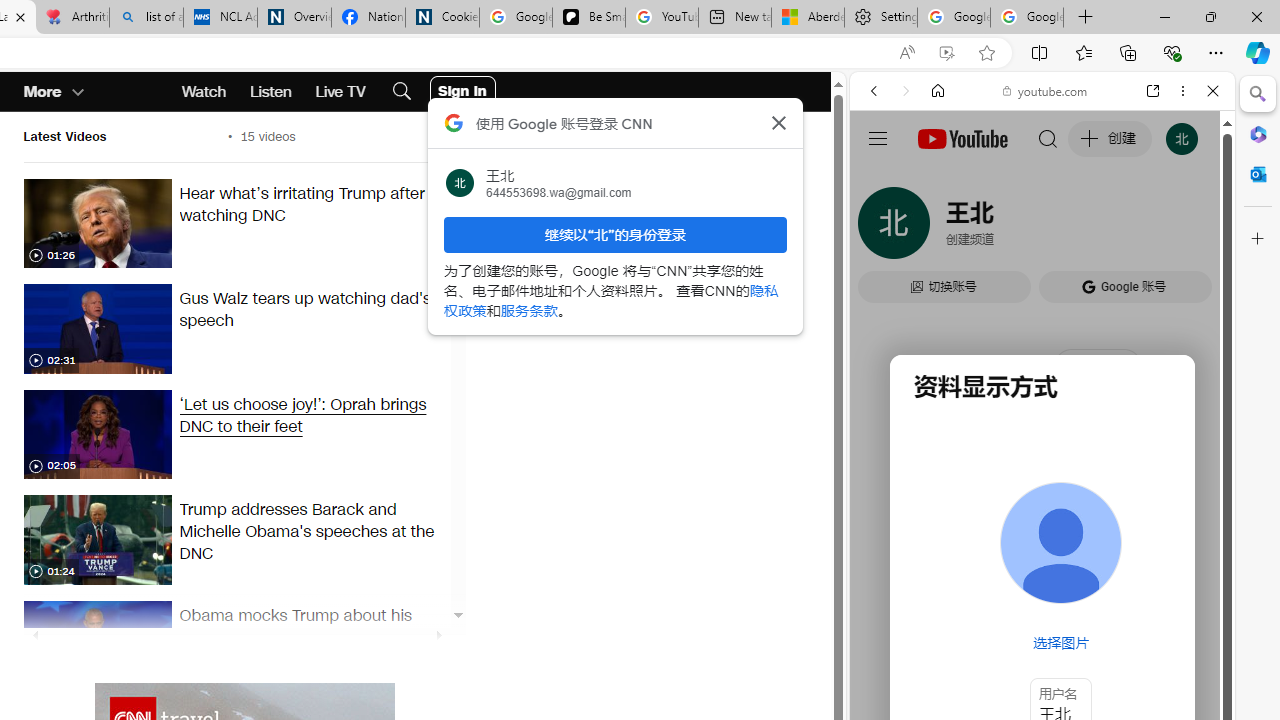 Image resolution: width=1280 pixels, height=720 pixels. Describe the element at coordinates (400, 92) in the screenshot. I see `'Search Icon'` at that location.